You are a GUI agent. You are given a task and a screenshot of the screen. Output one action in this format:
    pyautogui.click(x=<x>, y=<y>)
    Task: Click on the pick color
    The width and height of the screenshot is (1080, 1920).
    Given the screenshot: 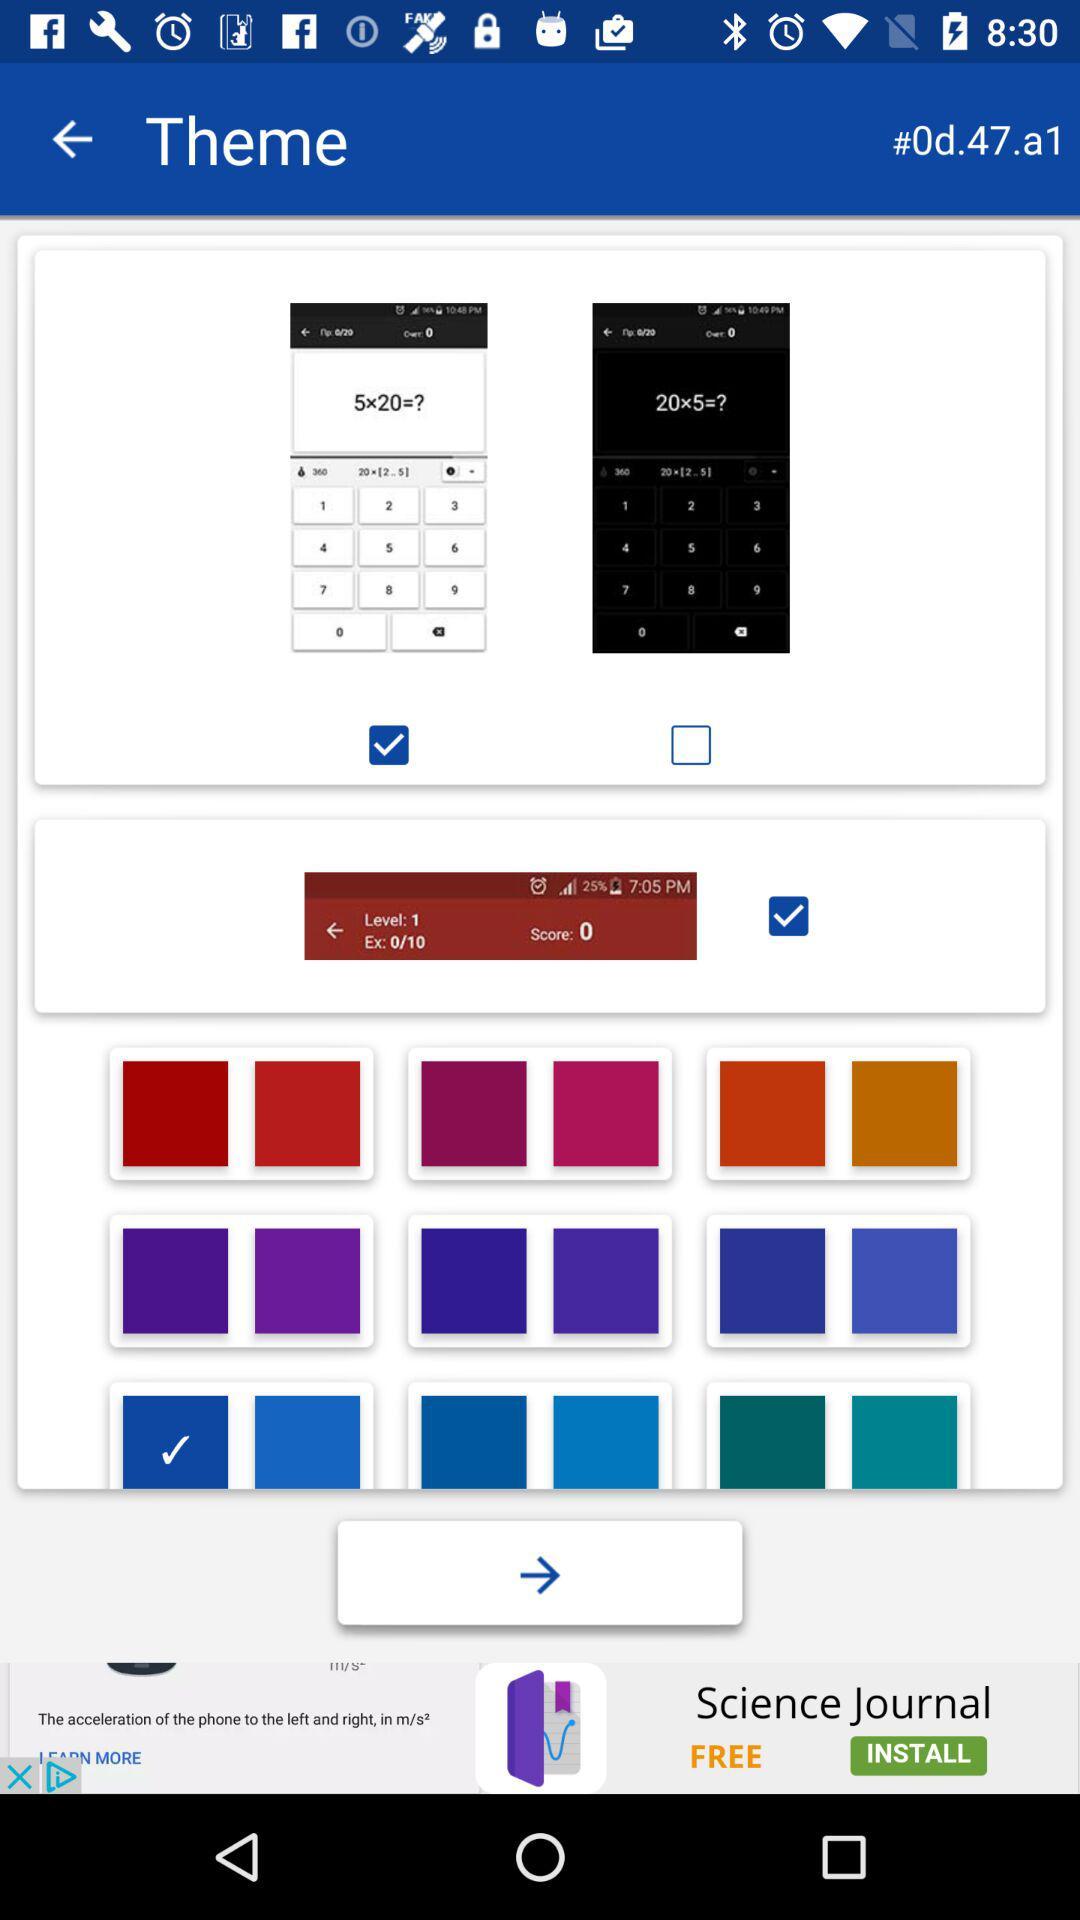 What is the action you would take?
    pyautogui.click(x=307, y=1281)
    